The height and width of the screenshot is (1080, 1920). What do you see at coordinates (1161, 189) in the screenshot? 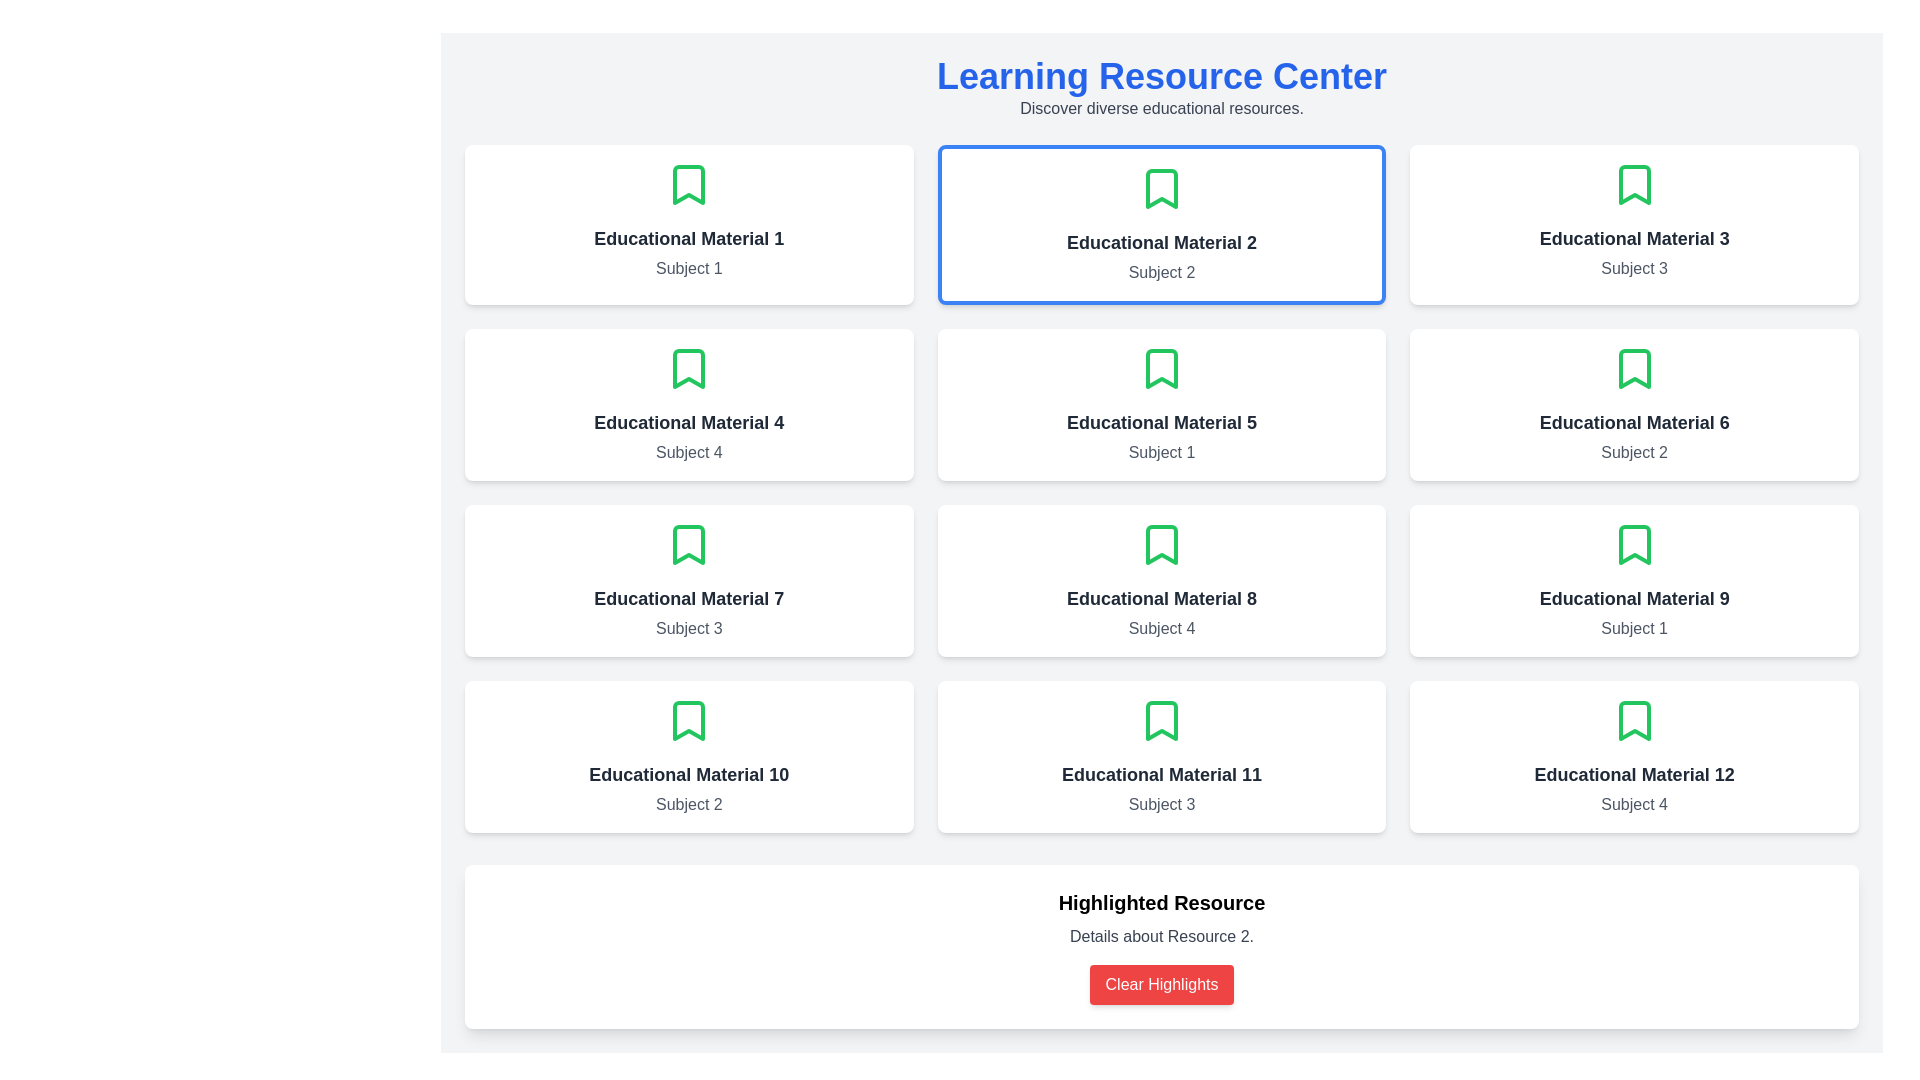
I see `the icon located at the top center of the card labeled 'Educational Material 2', which serves as a visual identifier for bookmarking the associated material` at bounding box center [1161, 189].